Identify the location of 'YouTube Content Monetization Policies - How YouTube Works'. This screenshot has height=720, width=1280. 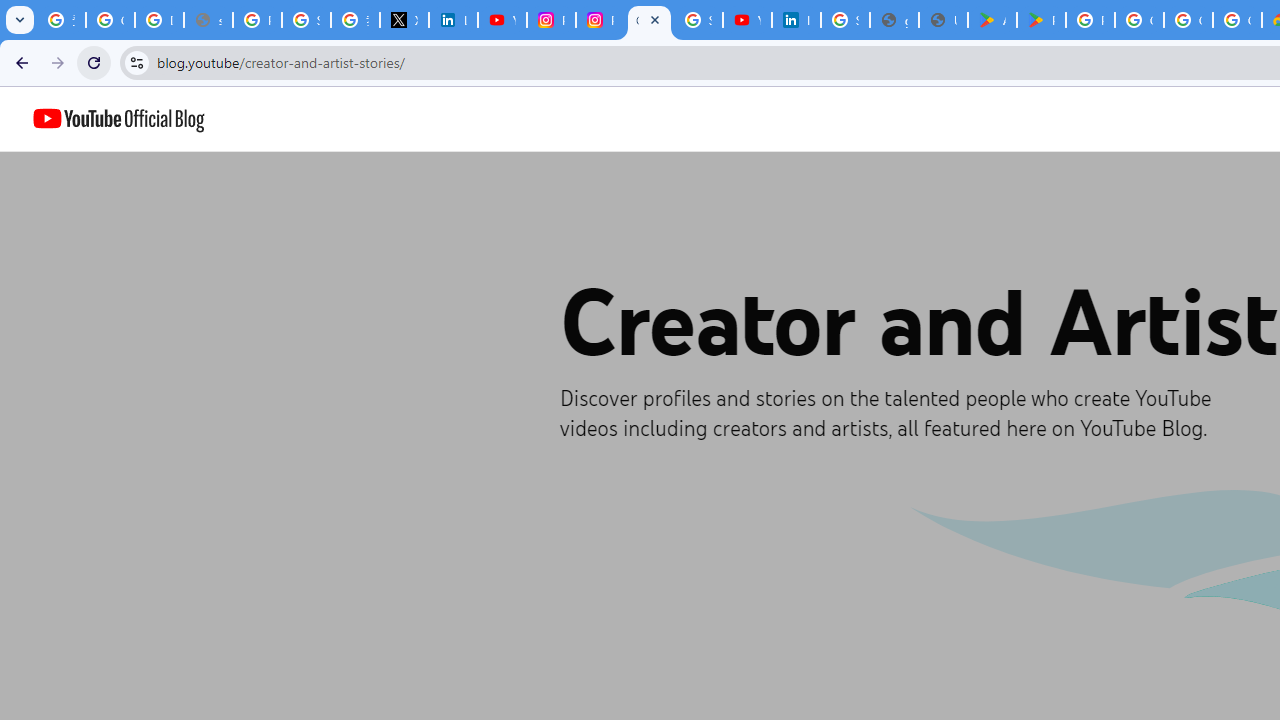
(502, 20).